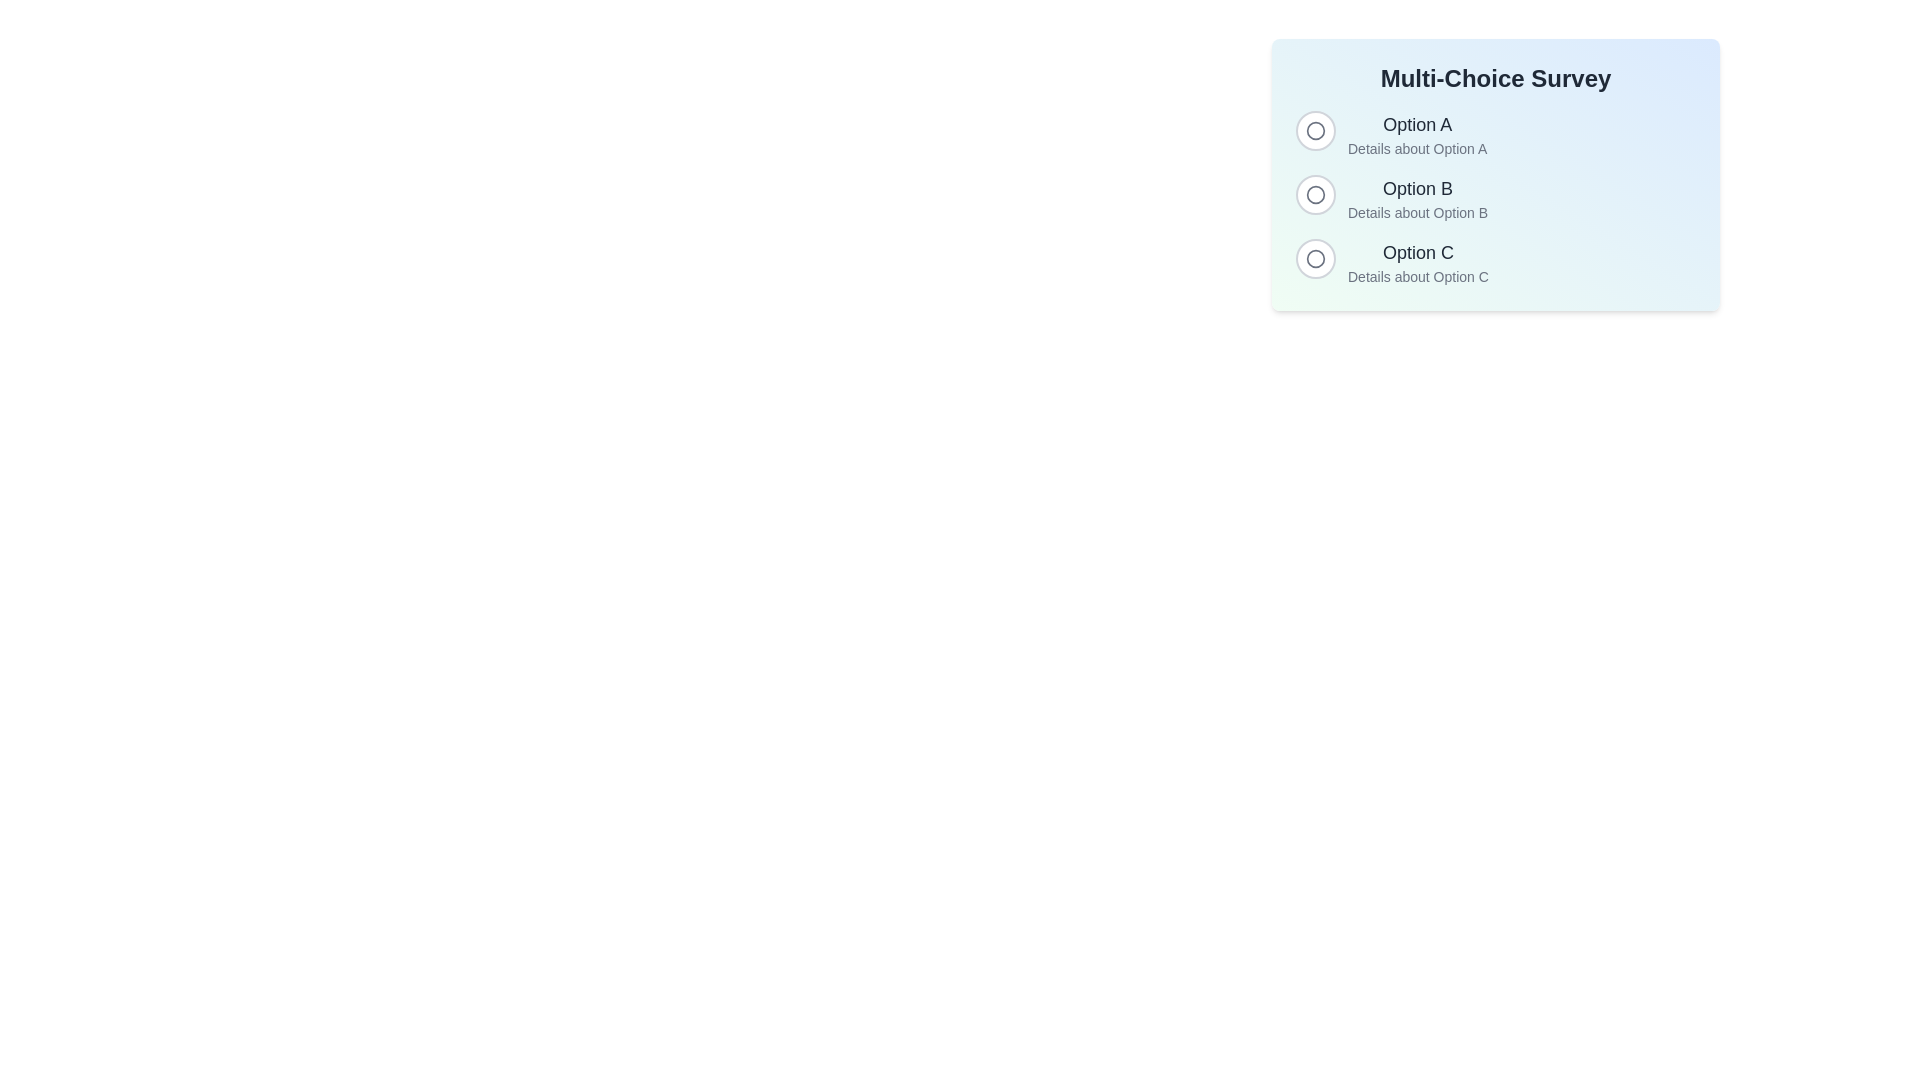  What do you see at coordinates (1496, 77) in the screenshot?
I see `the header text 'Multi-Choice Survey', which is displayed in bold, large-sized dark gray font at the top of the multi-choice survey form` at bounding box center [1496, 77].